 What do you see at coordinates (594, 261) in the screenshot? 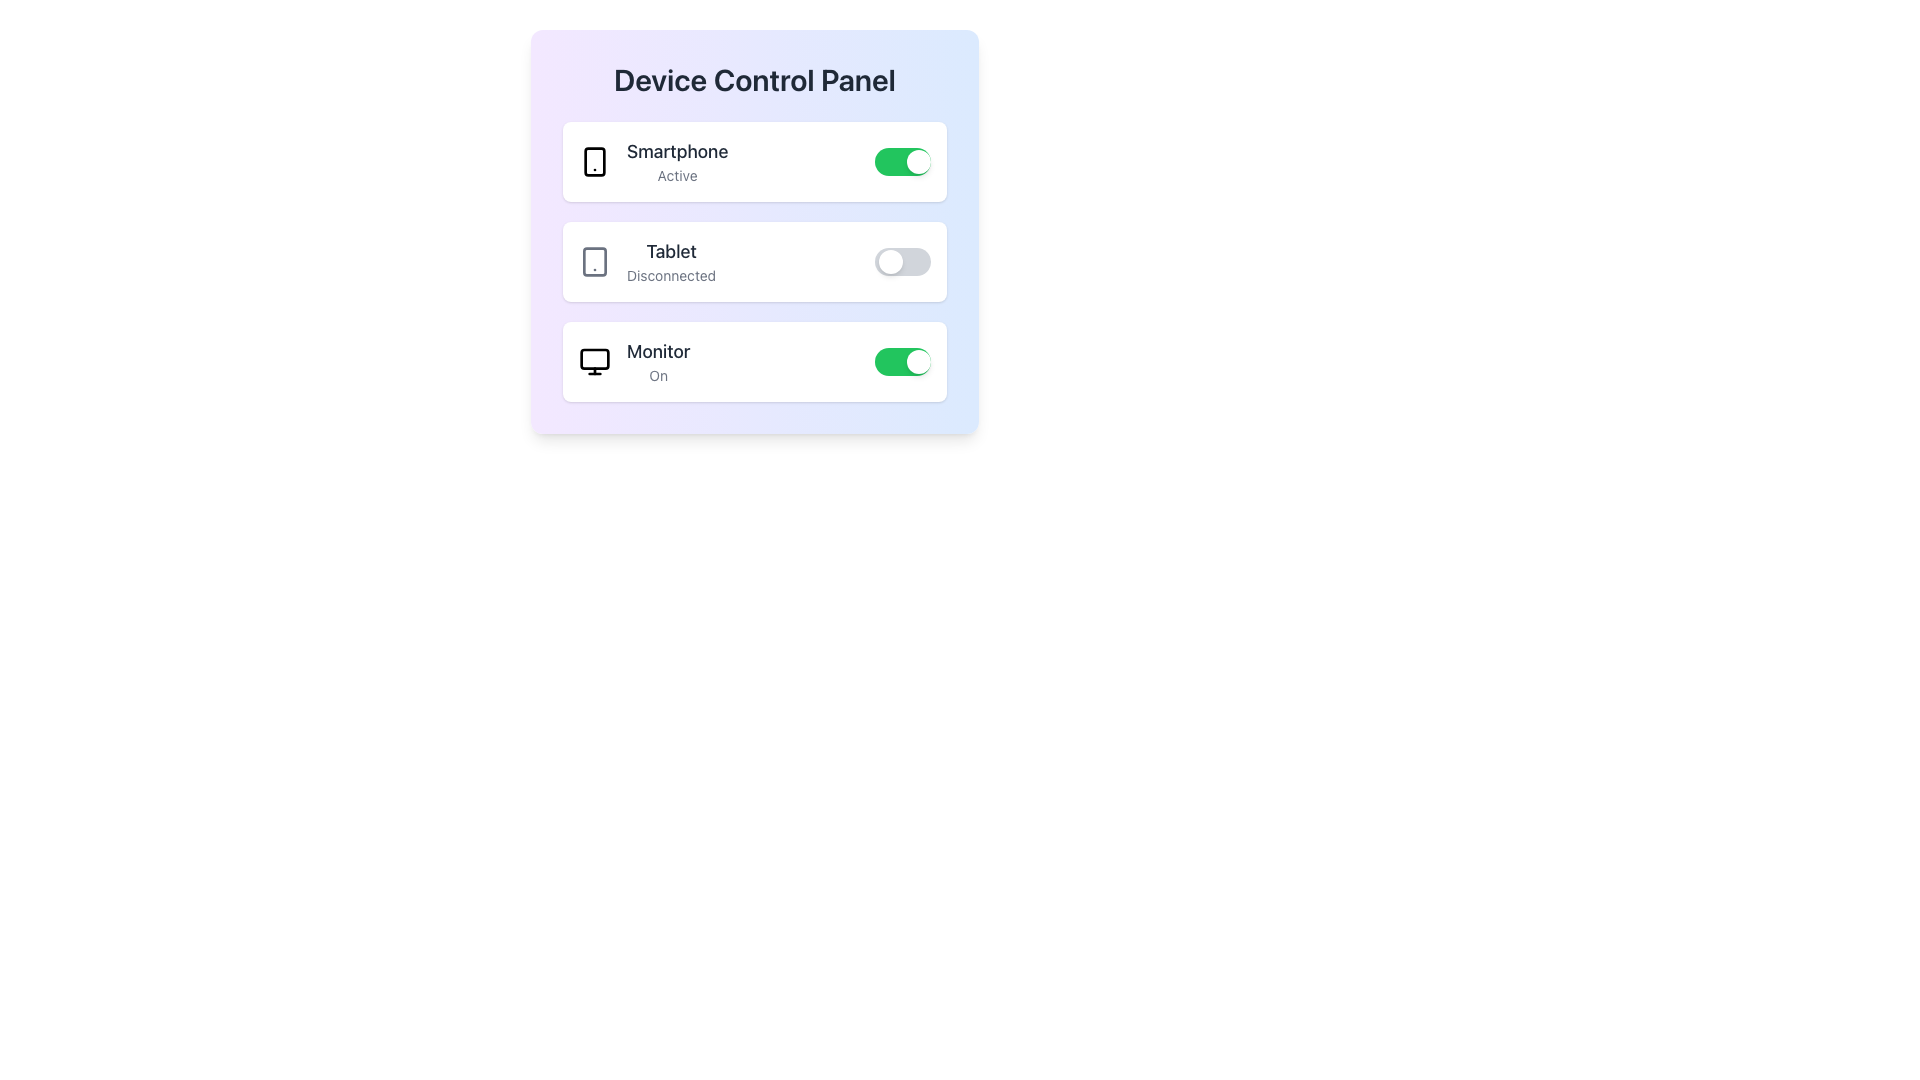
I see `the static icon representing a tablet device, which is styled in gray and located in the second row of the 'Device Control Panel' next to the label 'Tablet'` at bounding box center [594, 261].